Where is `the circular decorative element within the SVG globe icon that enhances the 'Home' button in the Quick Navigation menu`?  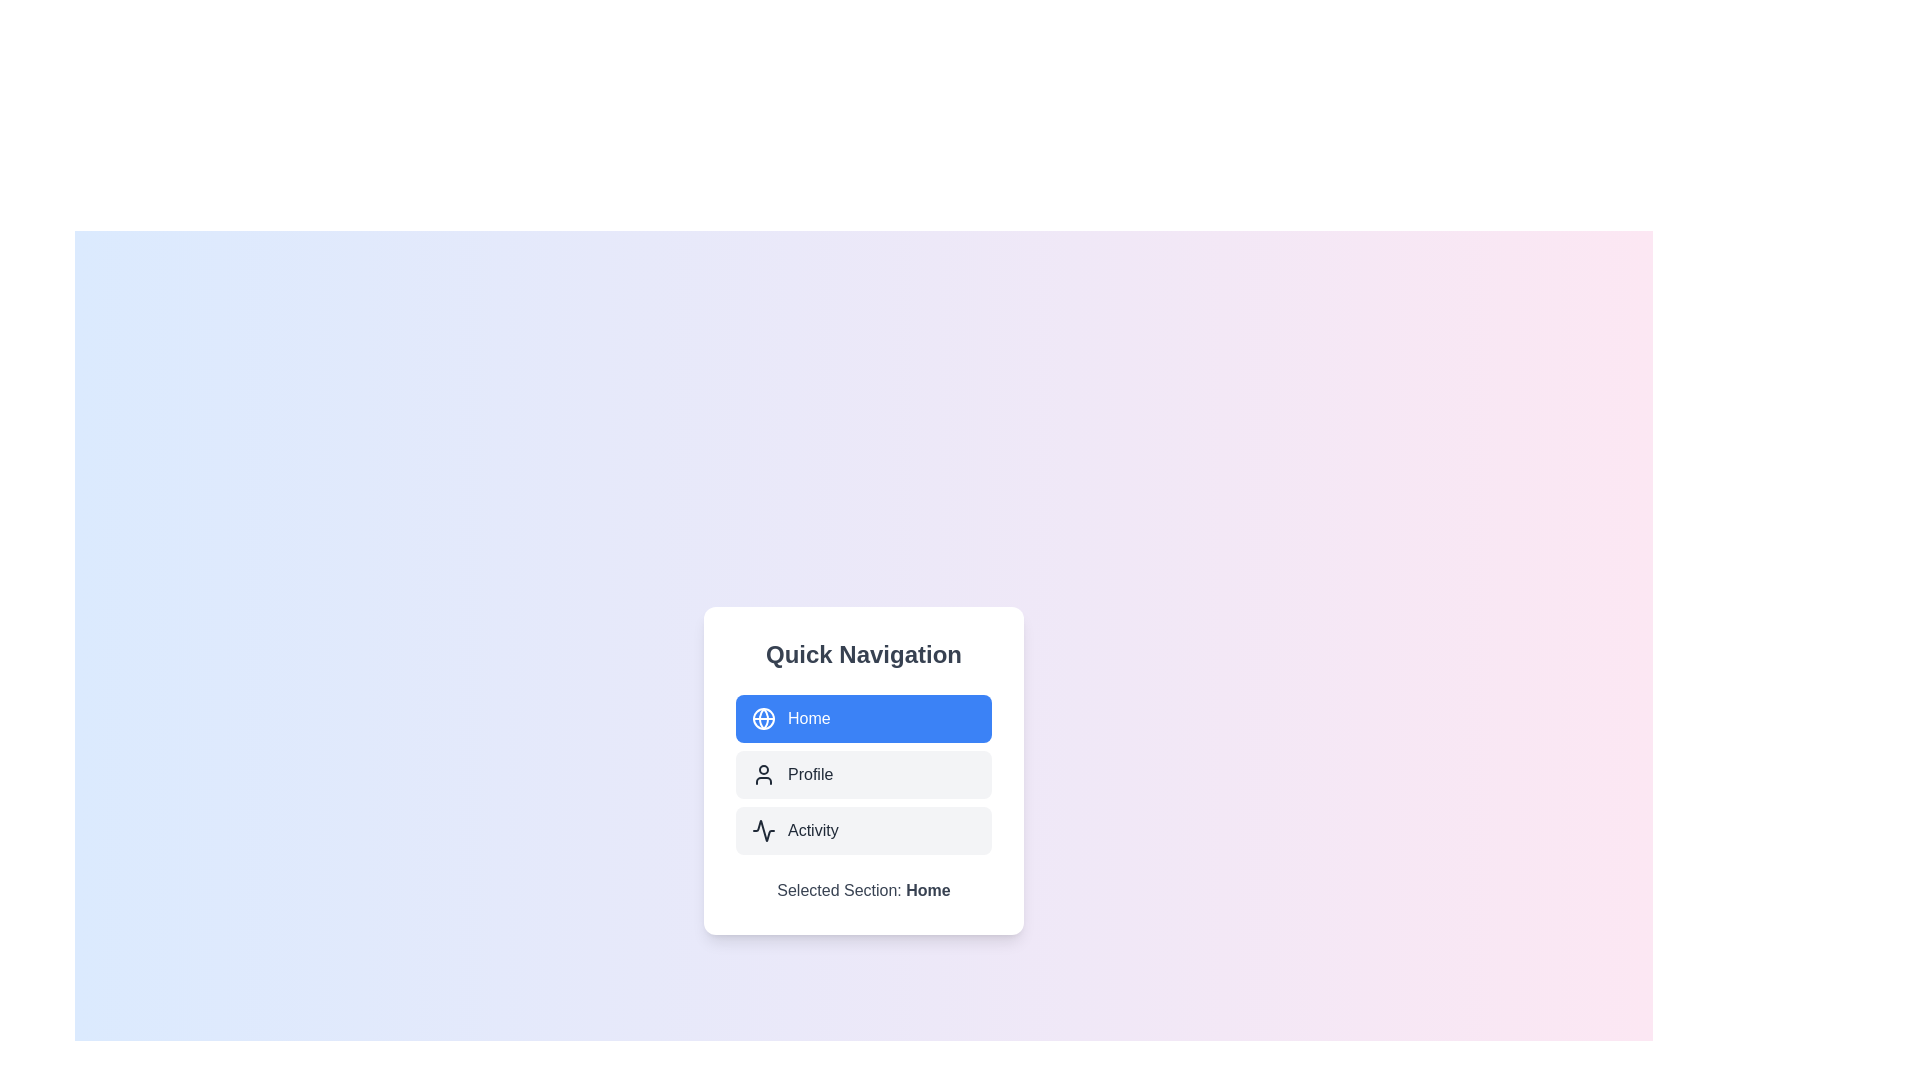
the circular decorative element within the SVG globe icon that enhances the 'Home' button in the Quick Navigation menu is located at coordinates (762, 717).